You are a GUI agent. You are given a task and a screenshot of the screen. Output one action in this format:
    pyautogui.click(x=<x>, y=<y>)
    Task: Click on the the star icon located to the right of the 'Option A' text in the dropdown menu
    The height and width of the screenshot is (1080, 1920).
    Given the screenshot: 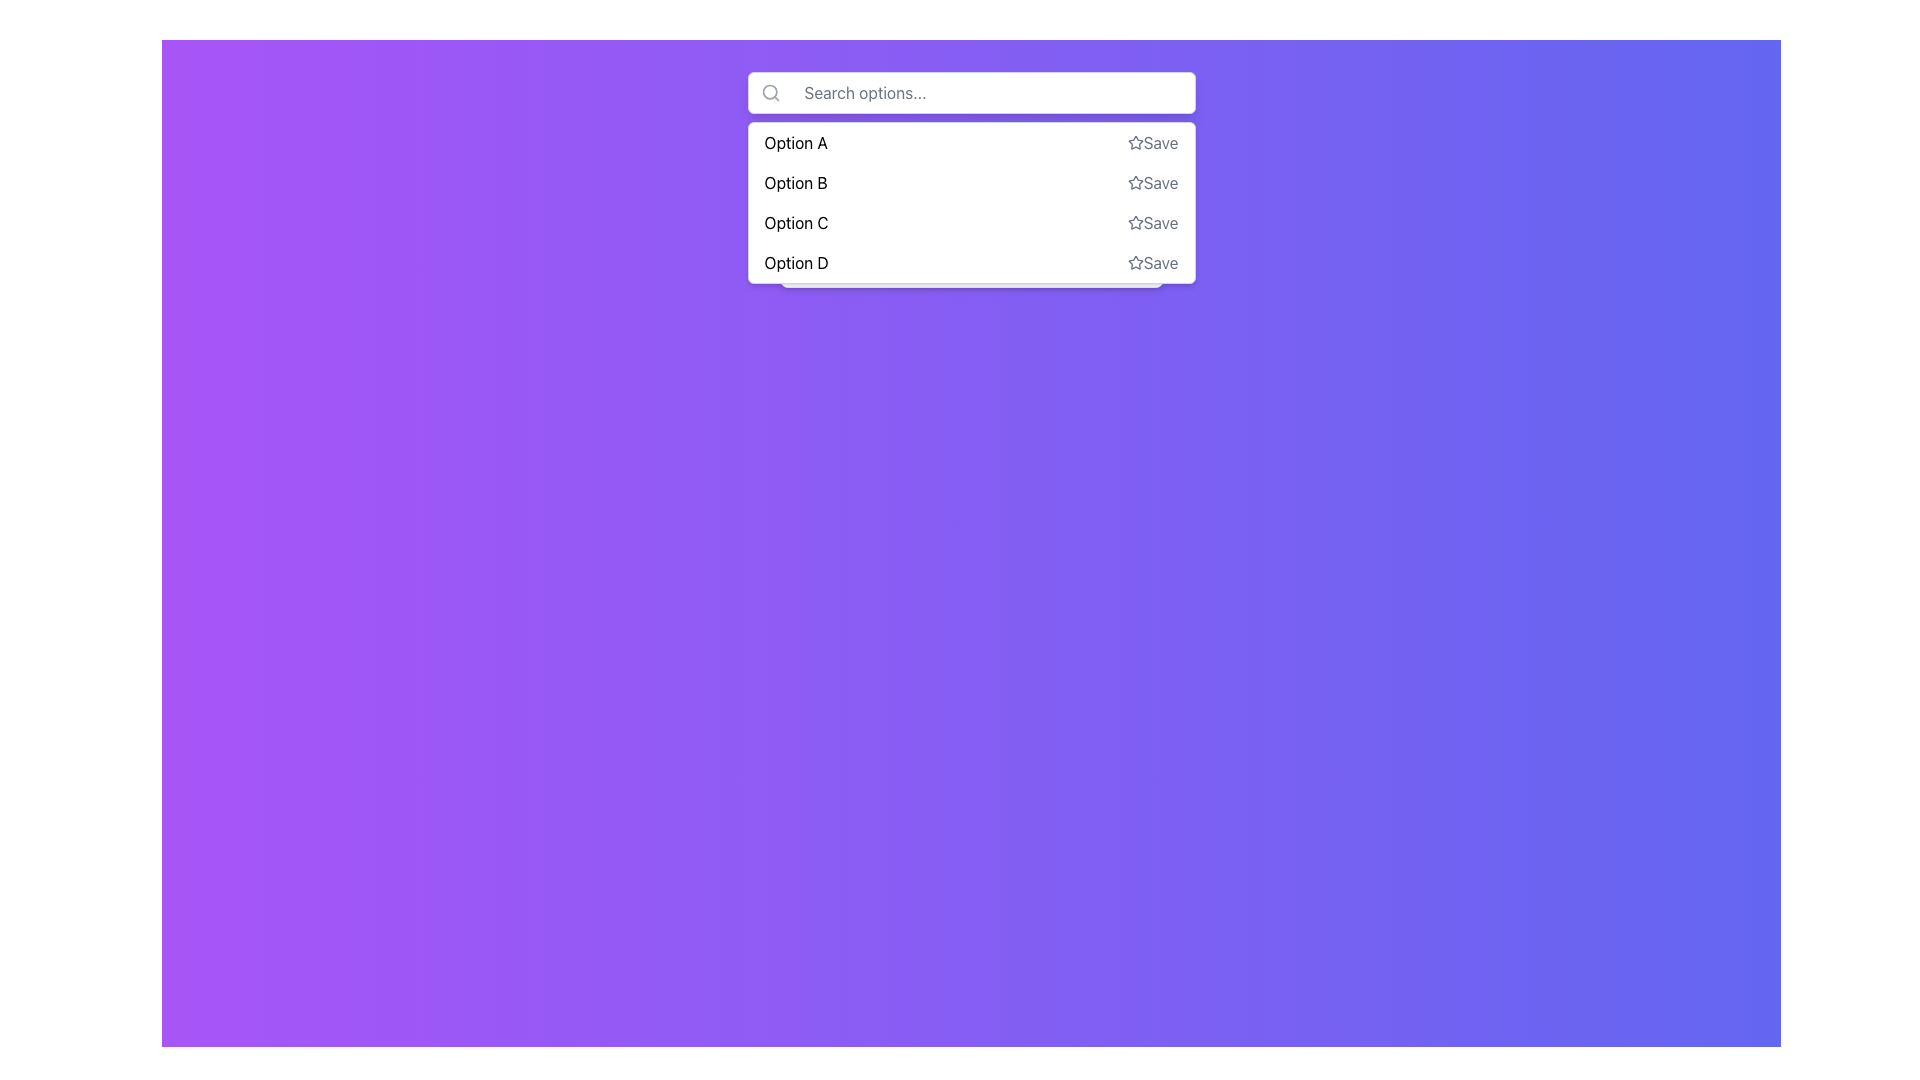 What is the action you would take?
    pyautogui.click(x=1134, y=141)
    